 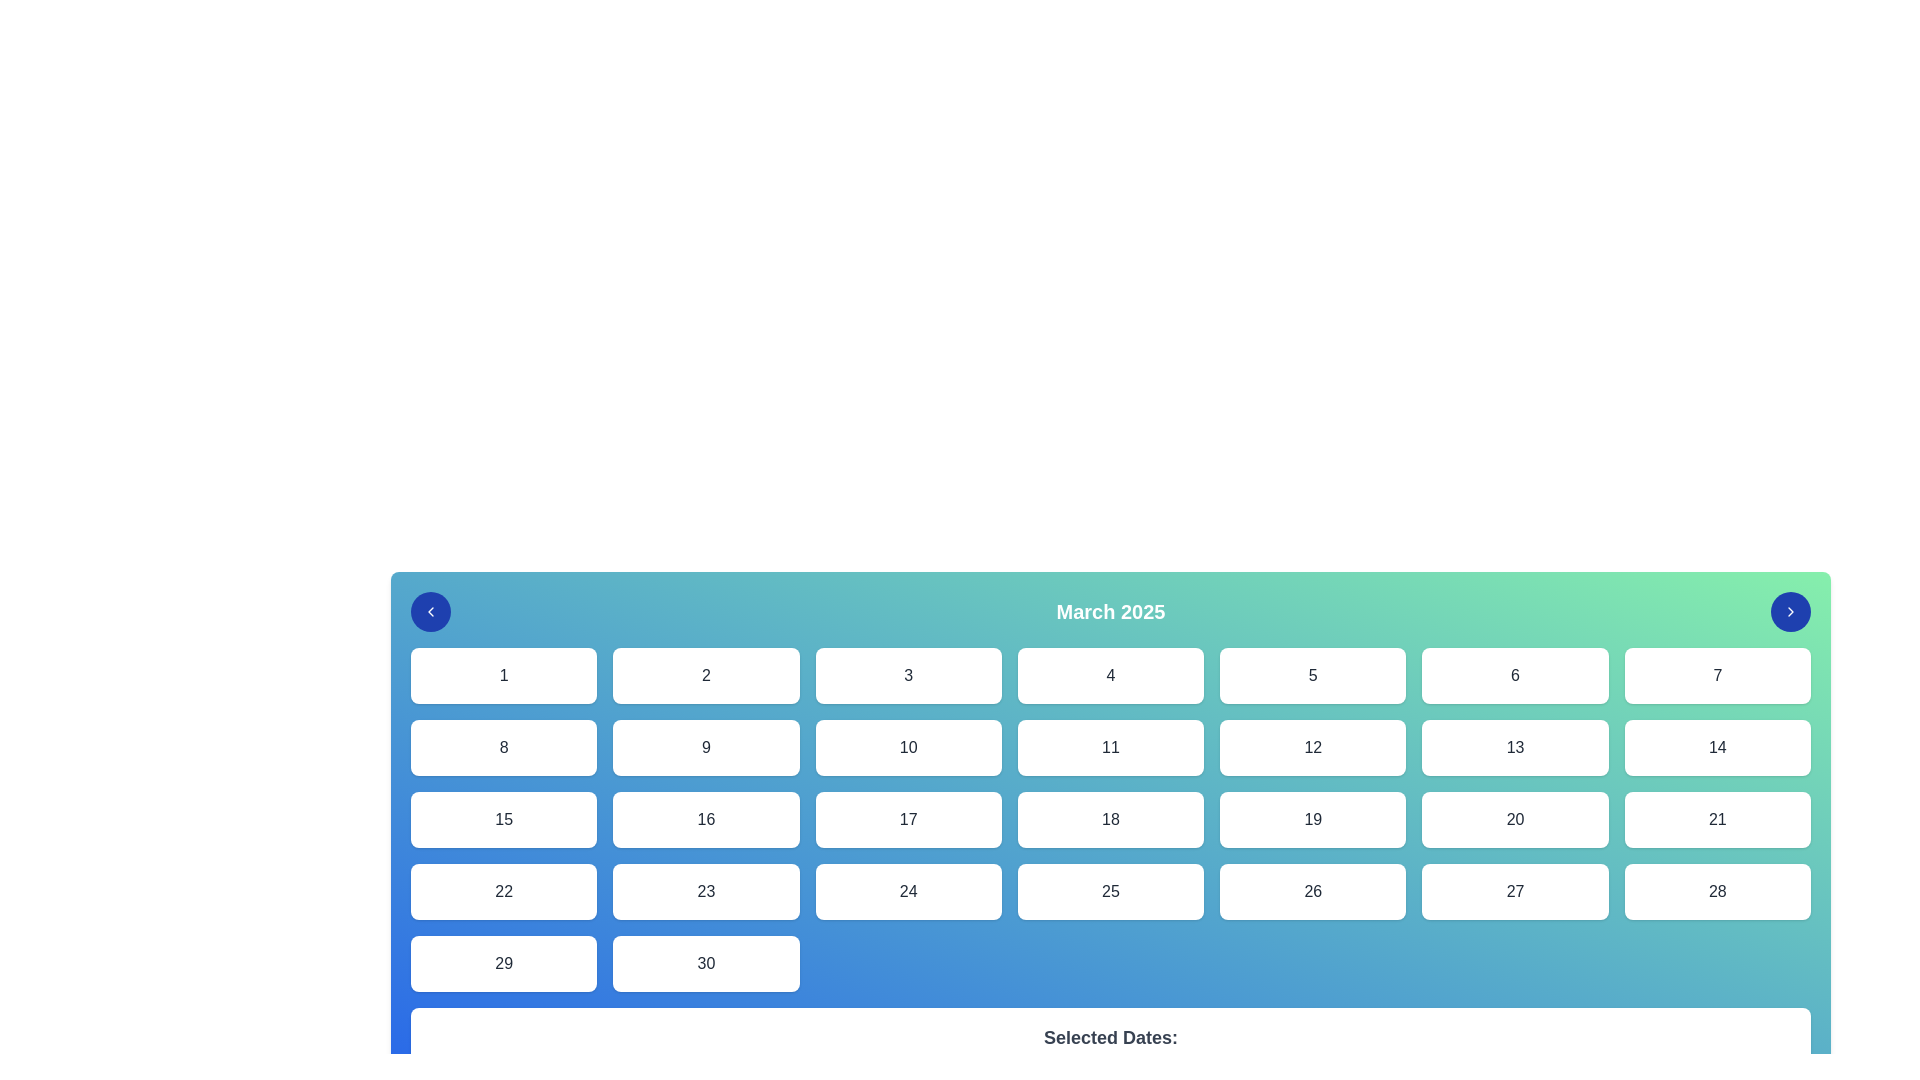 I want to click on the rounded rectangular button displaying the number '10', so click(x=907, y=748).